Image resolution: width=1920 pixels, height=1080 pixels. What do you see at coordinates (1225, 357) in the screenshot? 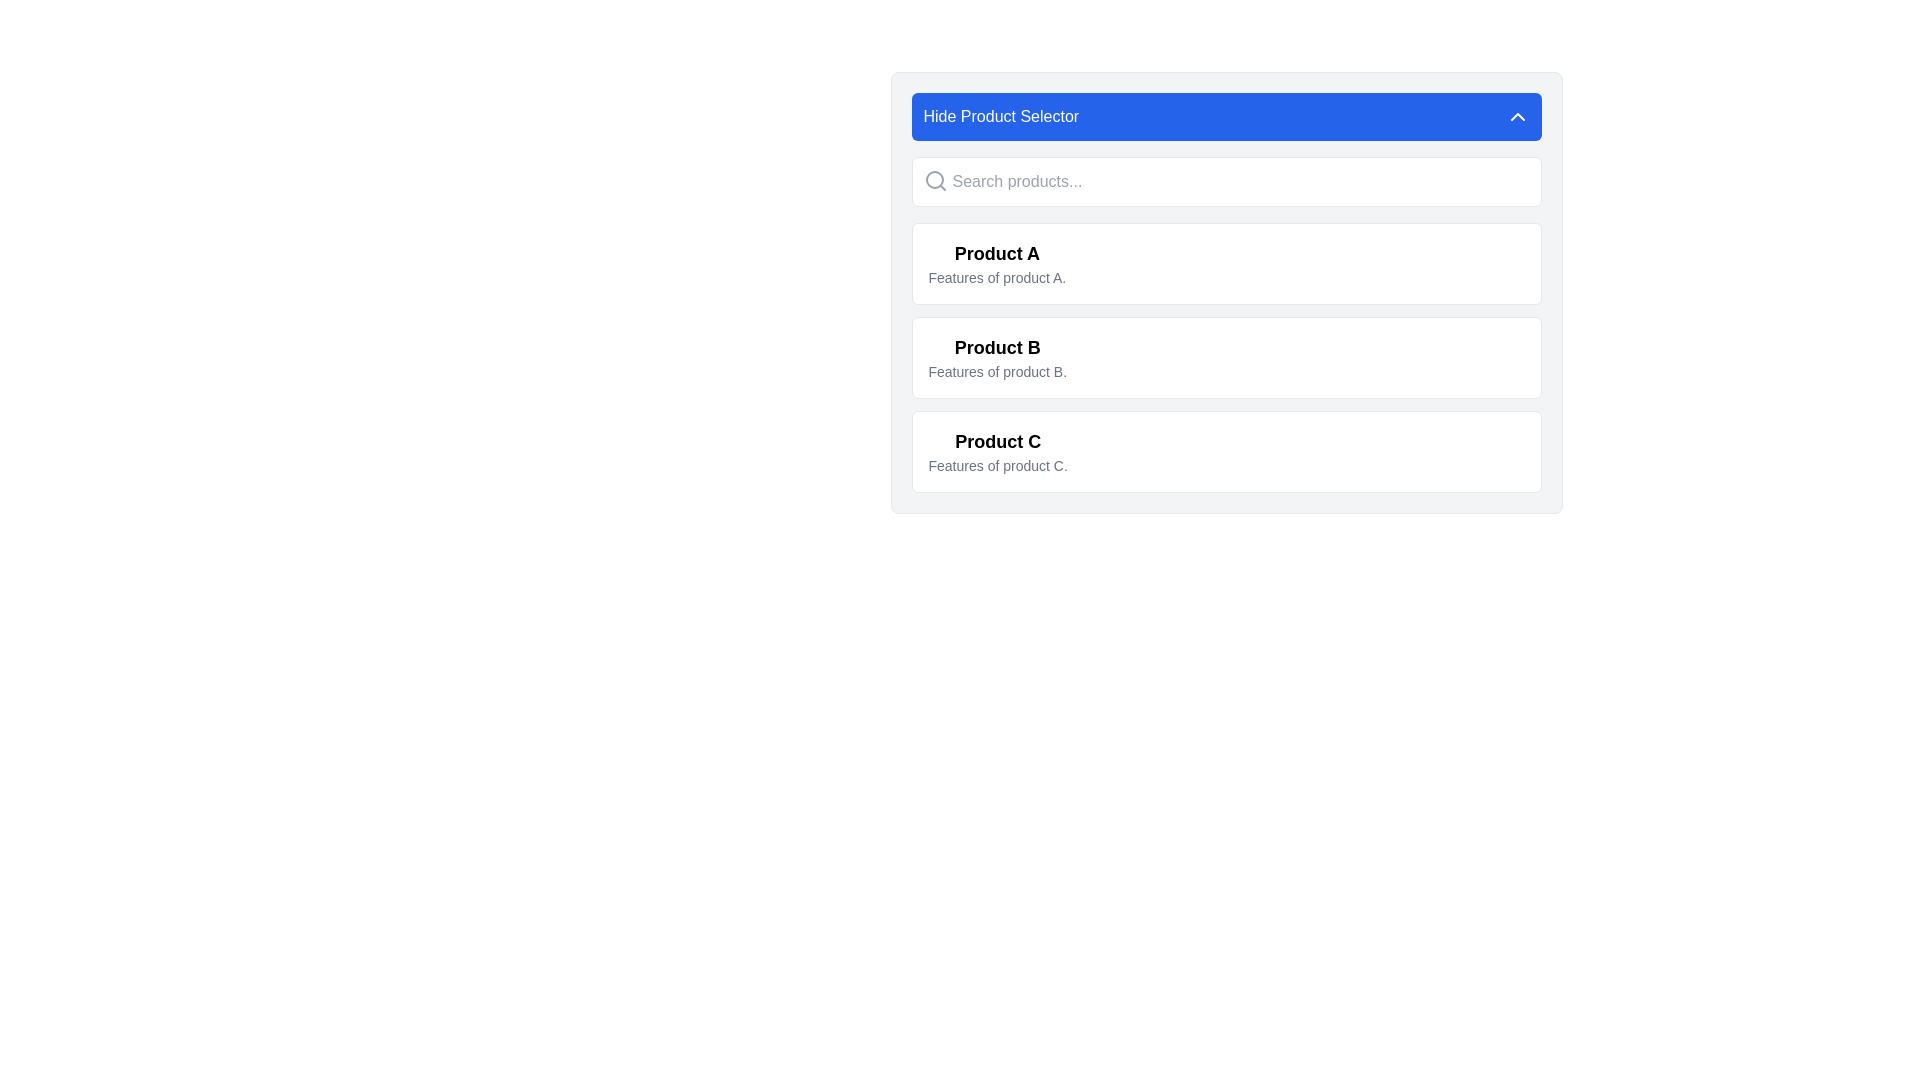
I see `the selectable list item conveying the name and features of 'Product B'` at bounding box center [1225, 357].